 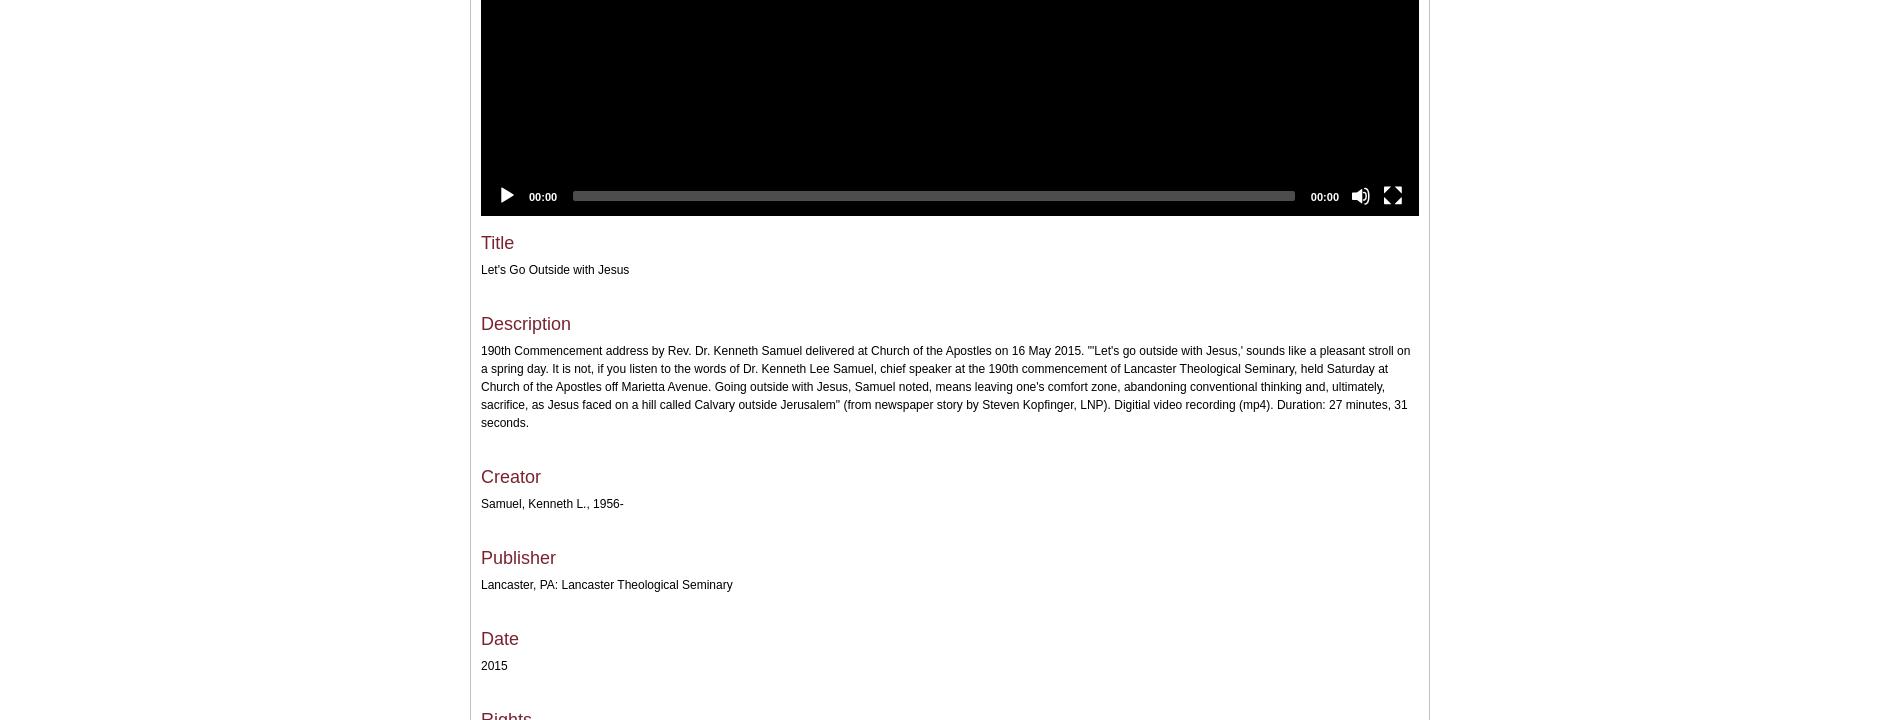 What do you see at coordinates (481, 502) in the screenshot?
I see `'Samuel, Kenneth L., 1956-'` at bounding box center [481, 502].